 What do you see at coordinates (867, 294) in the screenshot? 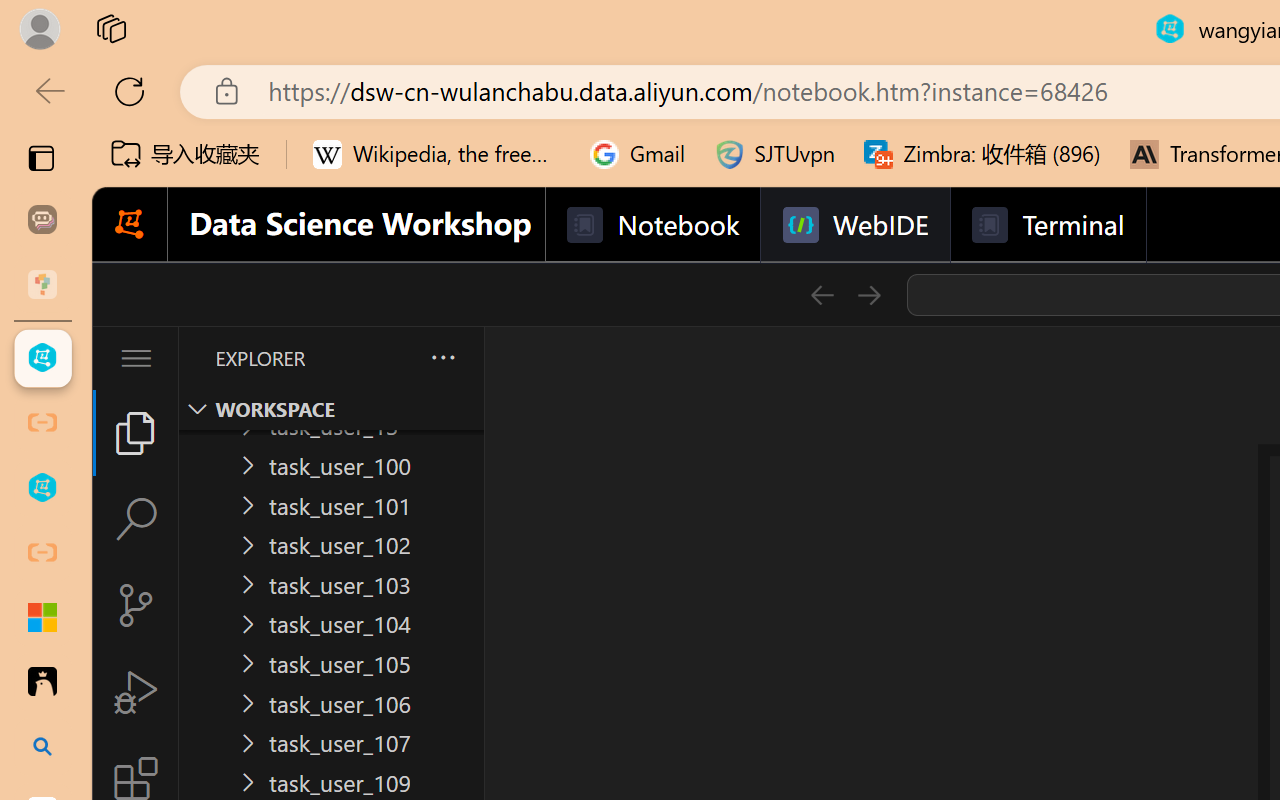
I see `'Go Forward (Alt+RightArrow)'` at bounding box center [867, 294].